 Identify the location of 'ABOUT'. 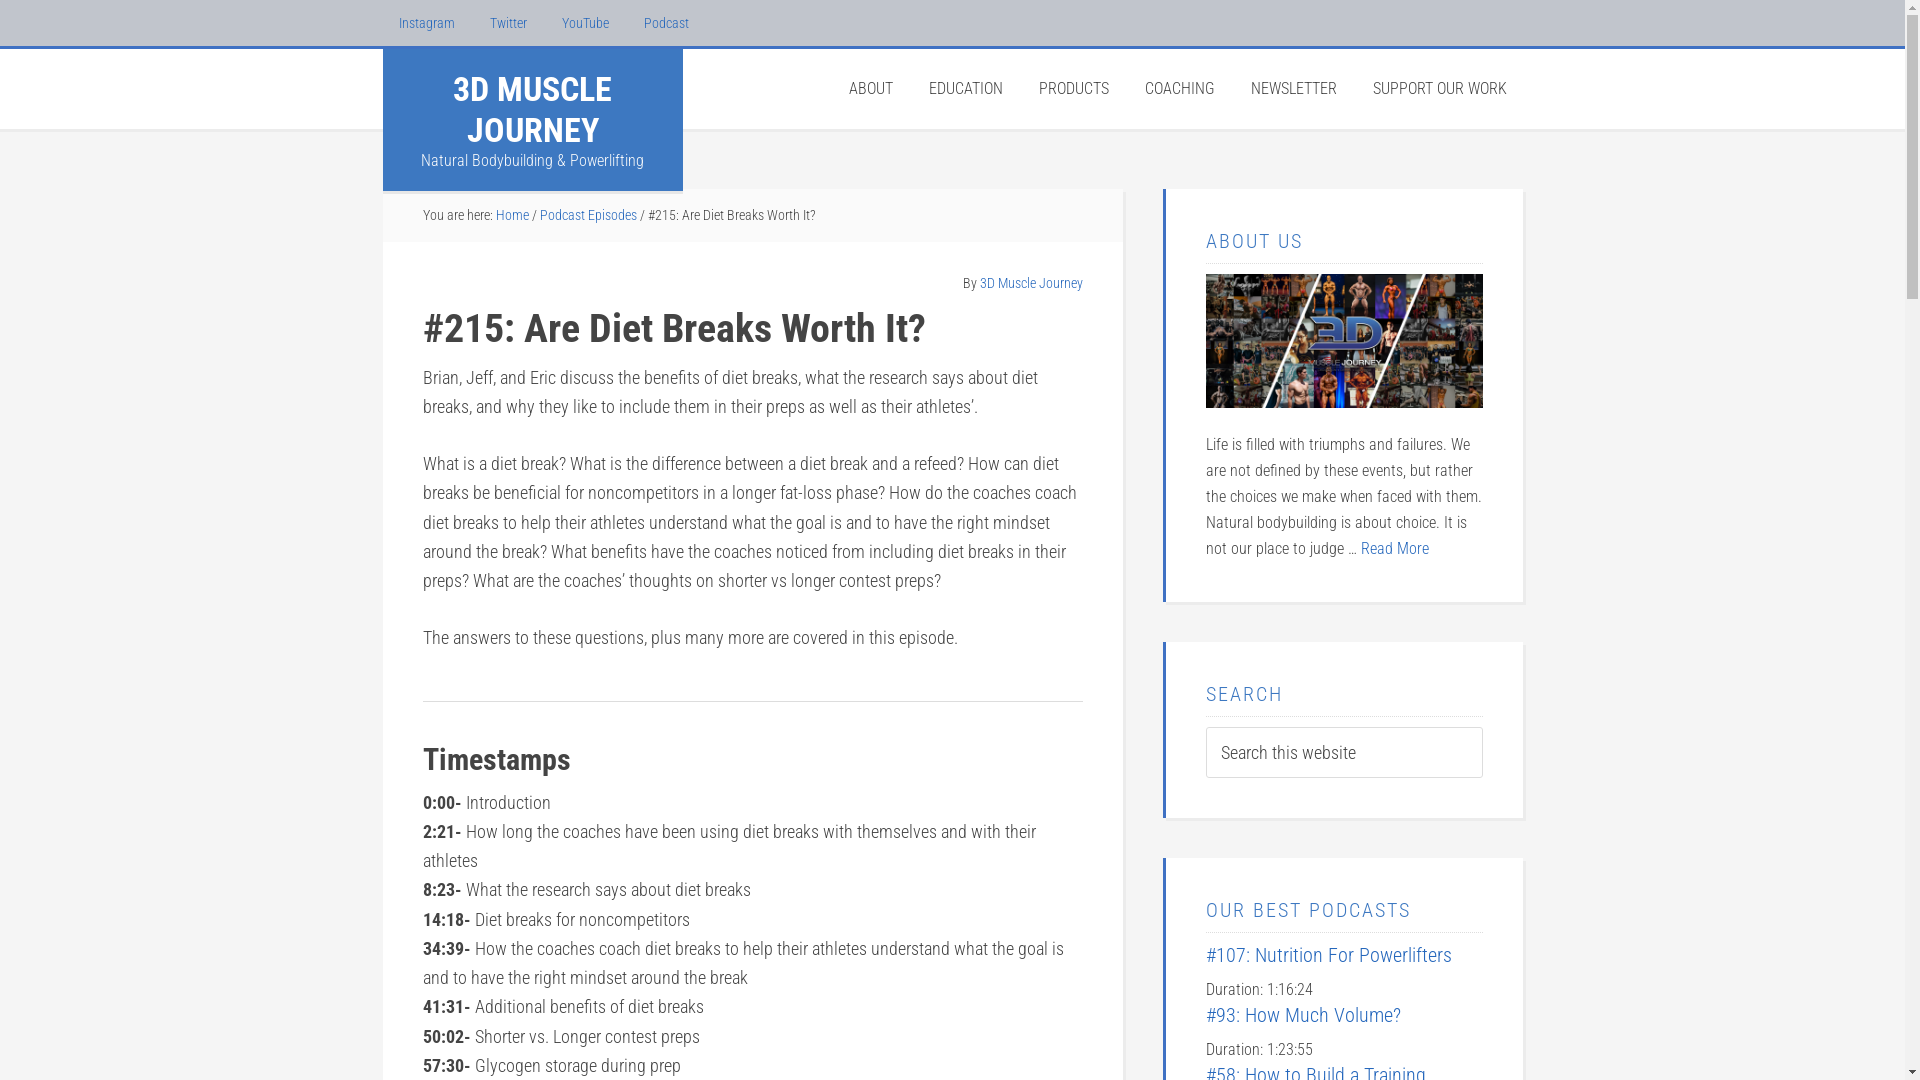
(869, 87).